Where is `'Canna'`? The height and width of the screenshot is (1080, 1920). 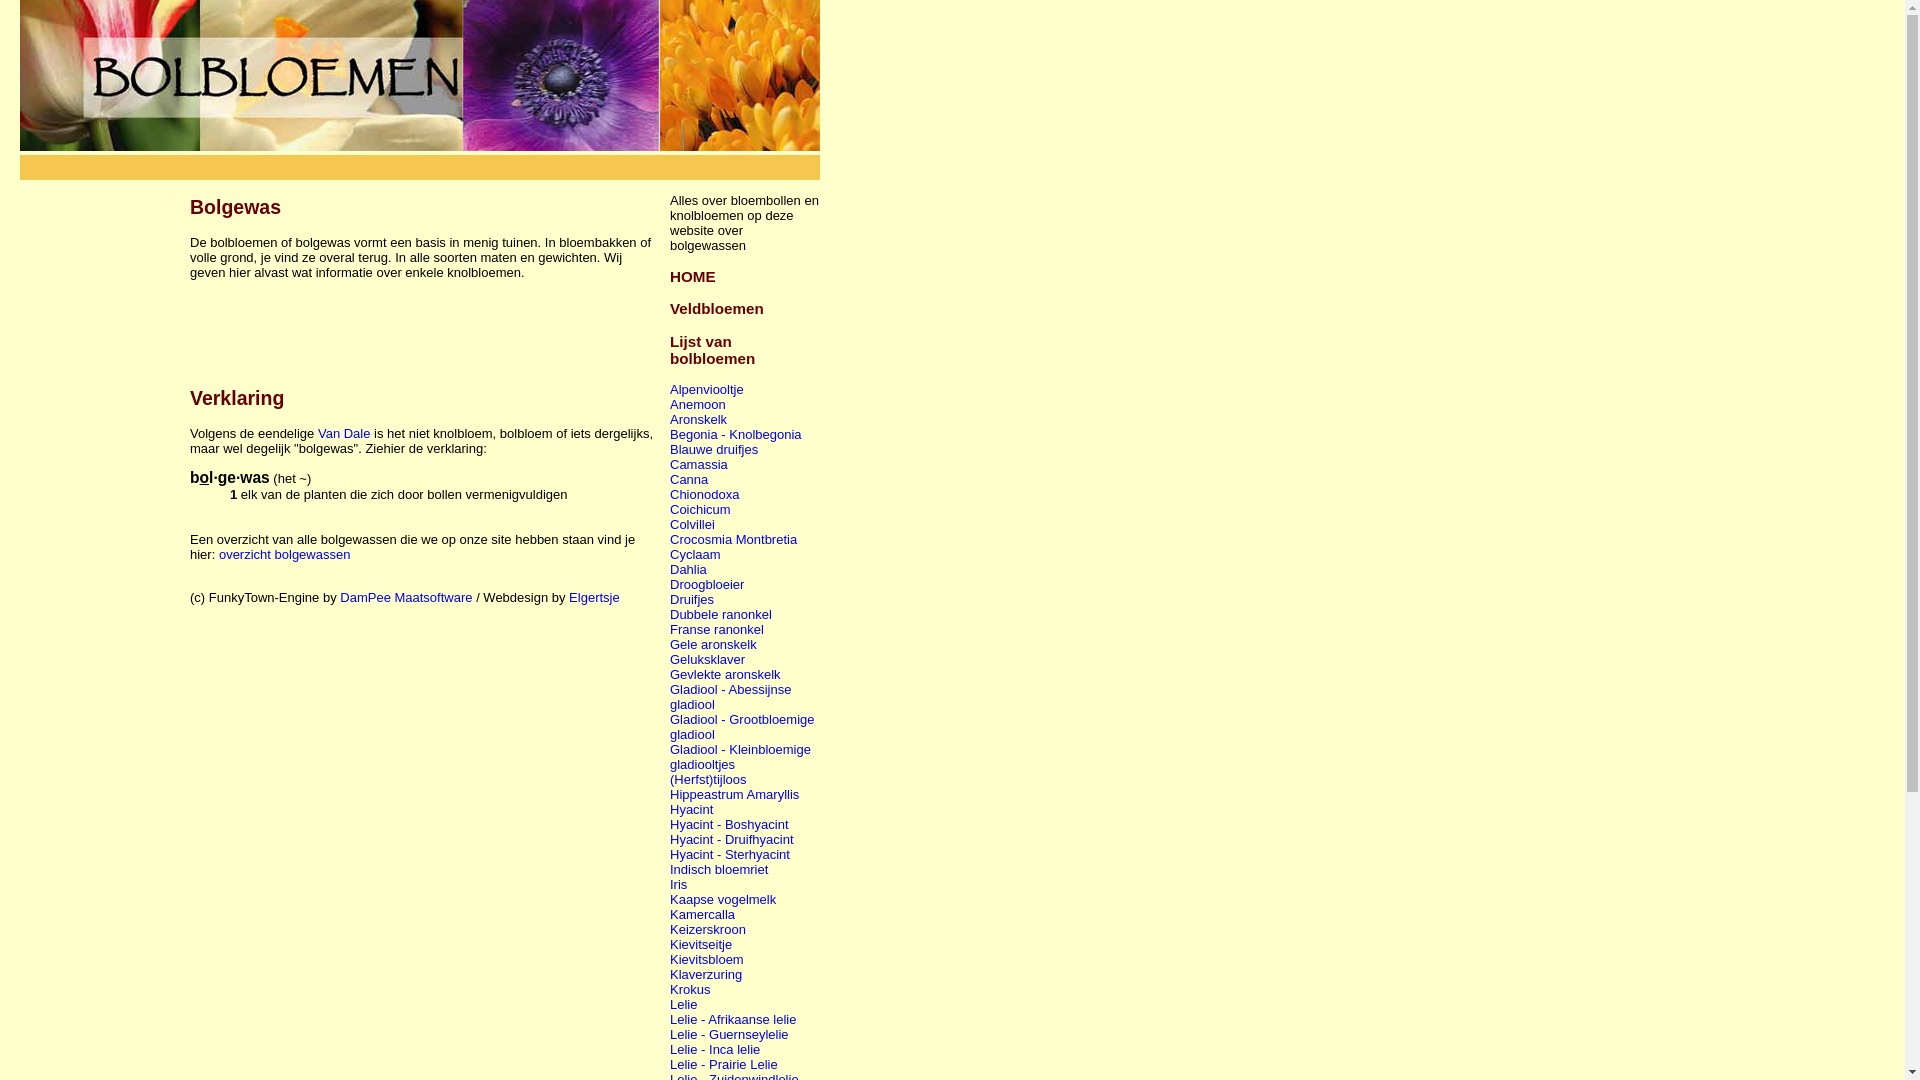 'Canna' is located at coordinates (689, 479).